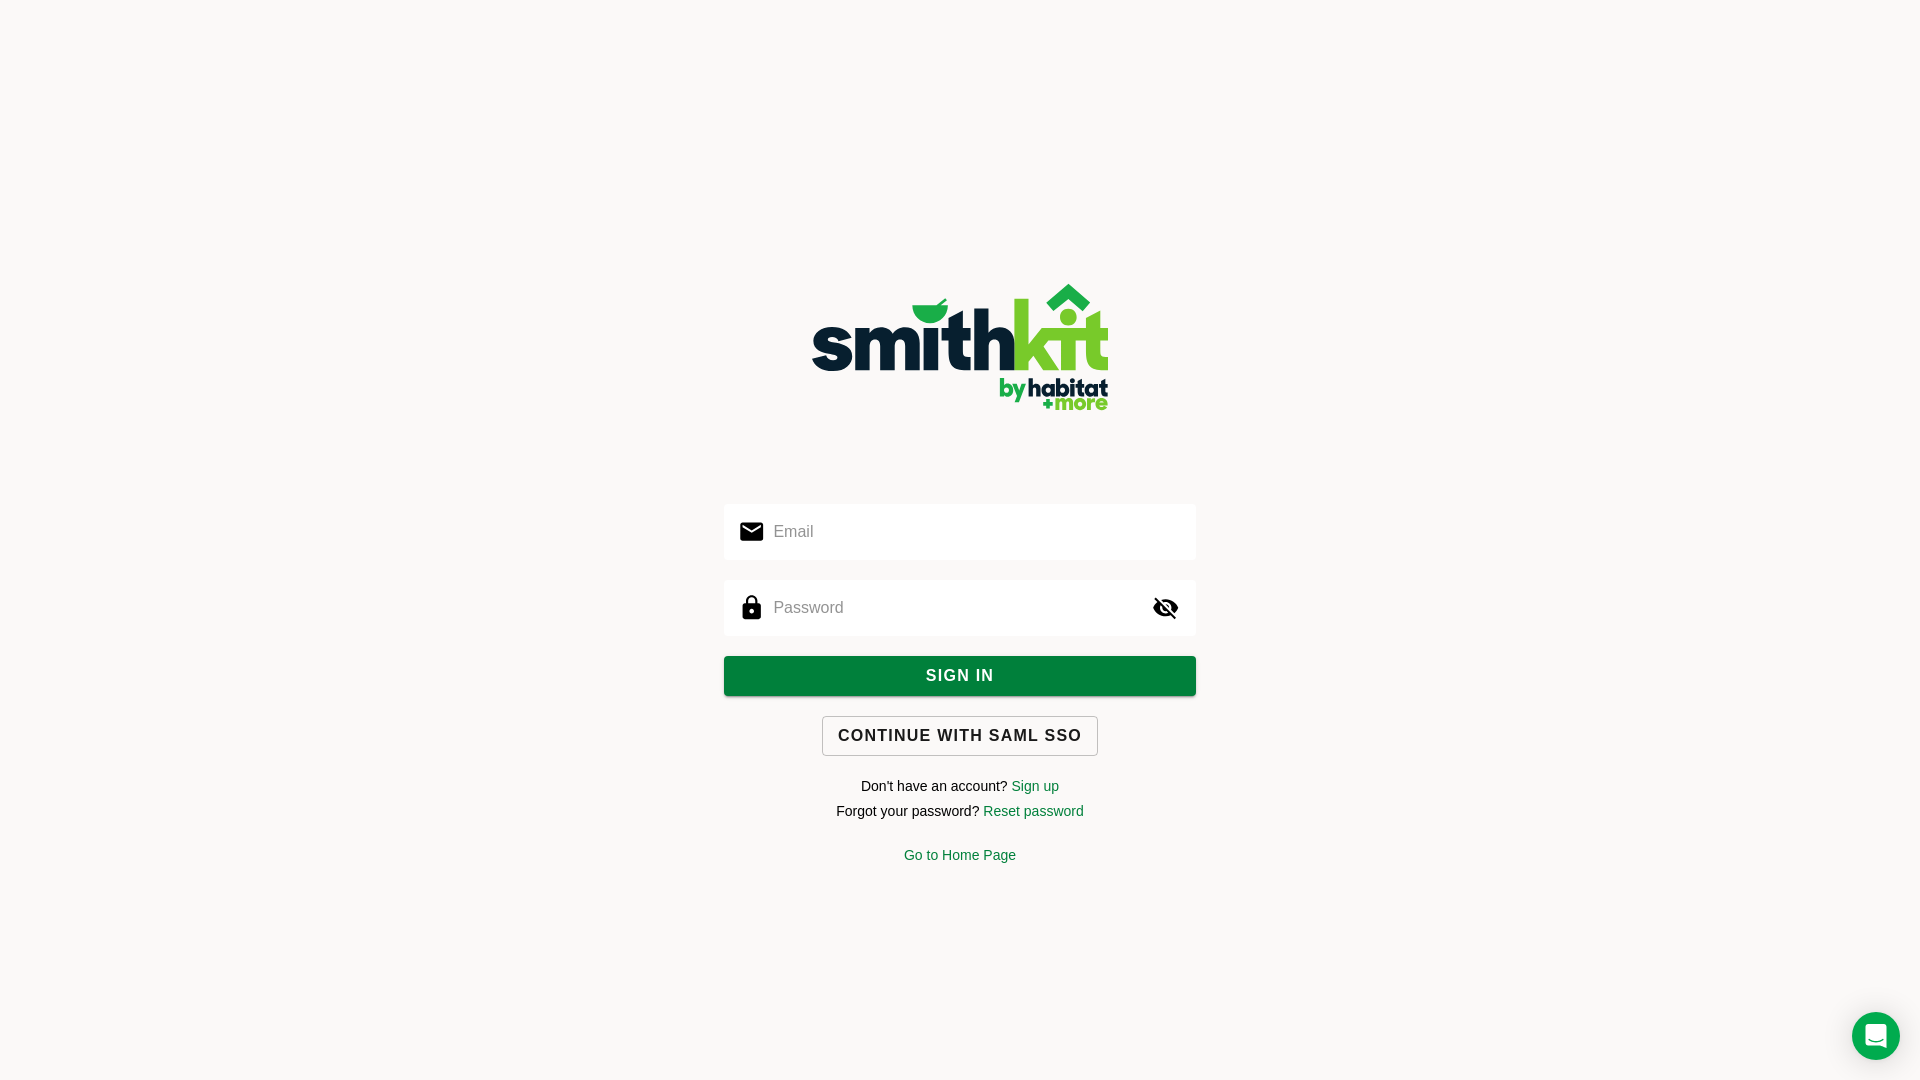  Describe the element at coordinates (902, 855) in the screenshot. I see `'Go to Home Page'` at that location.